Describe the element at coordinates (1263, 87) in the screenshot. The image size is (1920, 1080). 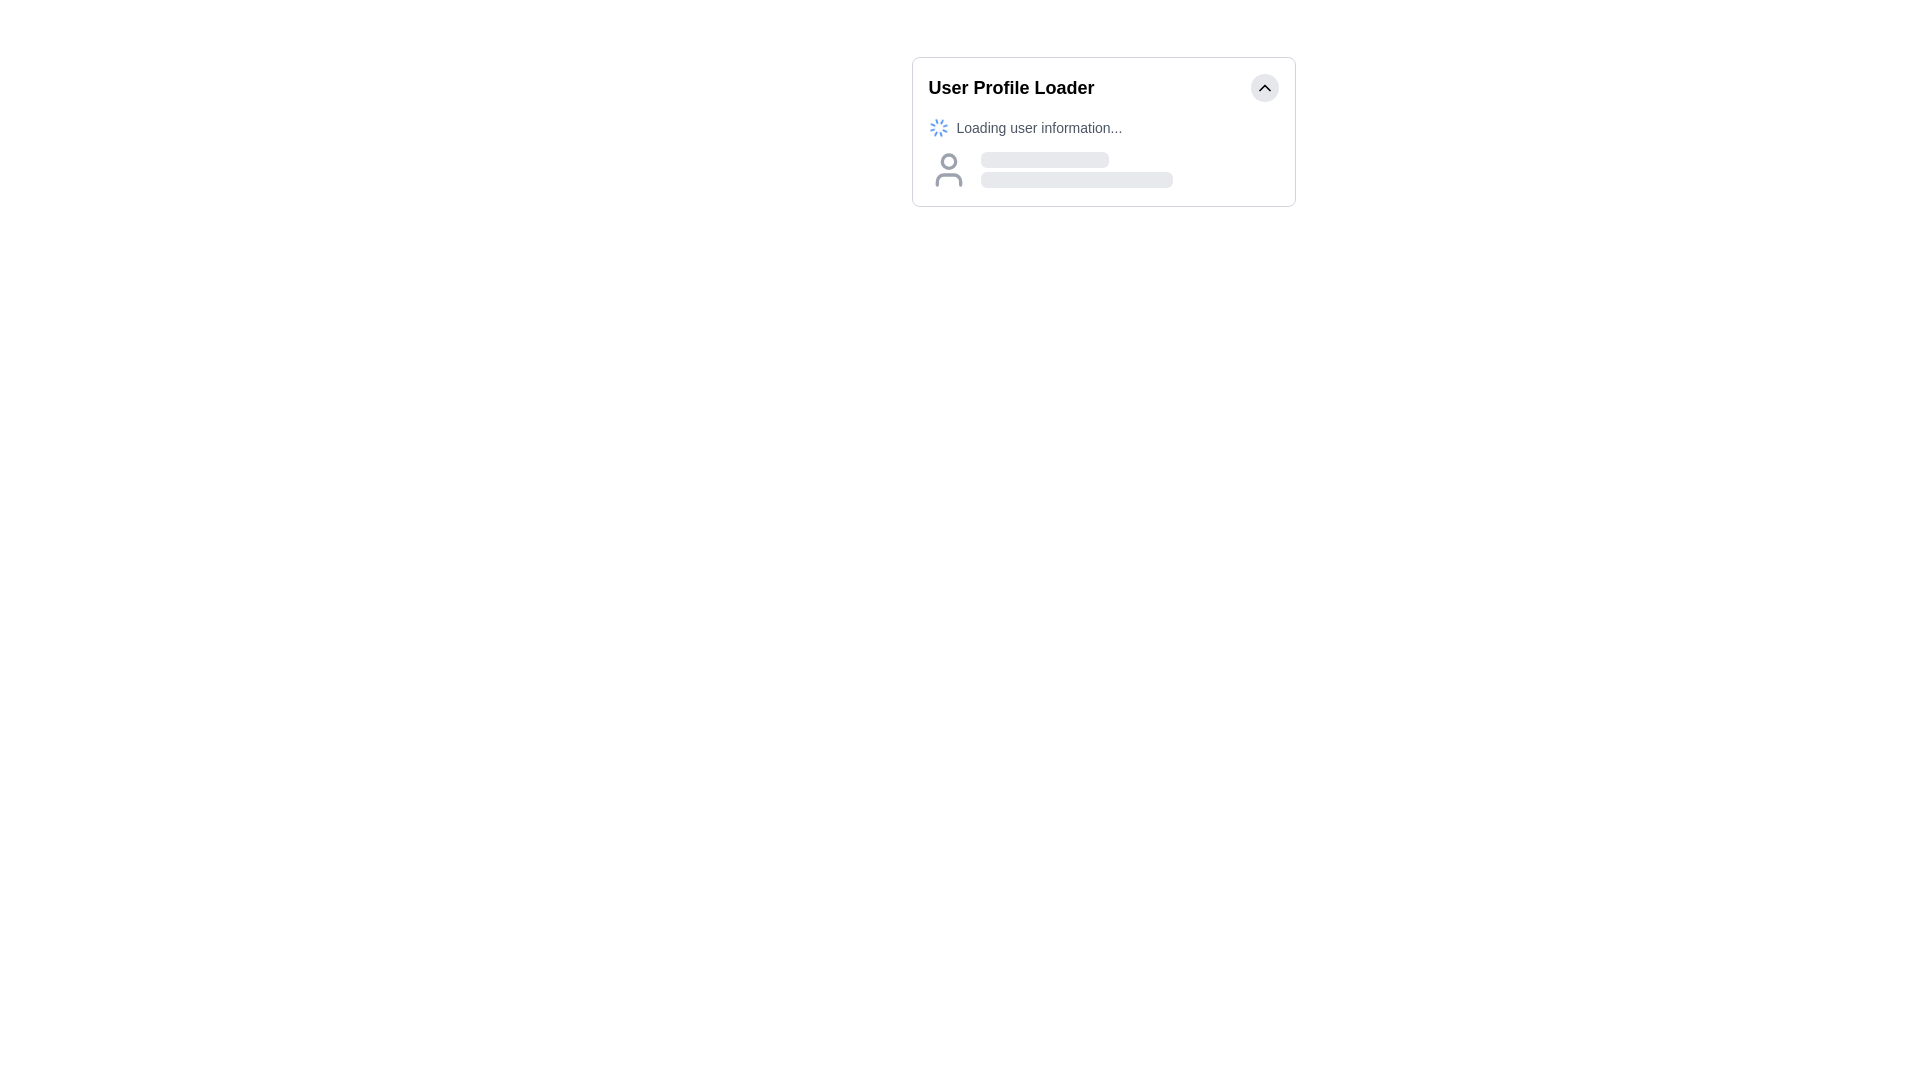
I see `the button on the far-right side of the 'User Profile Loader' component` at that location.